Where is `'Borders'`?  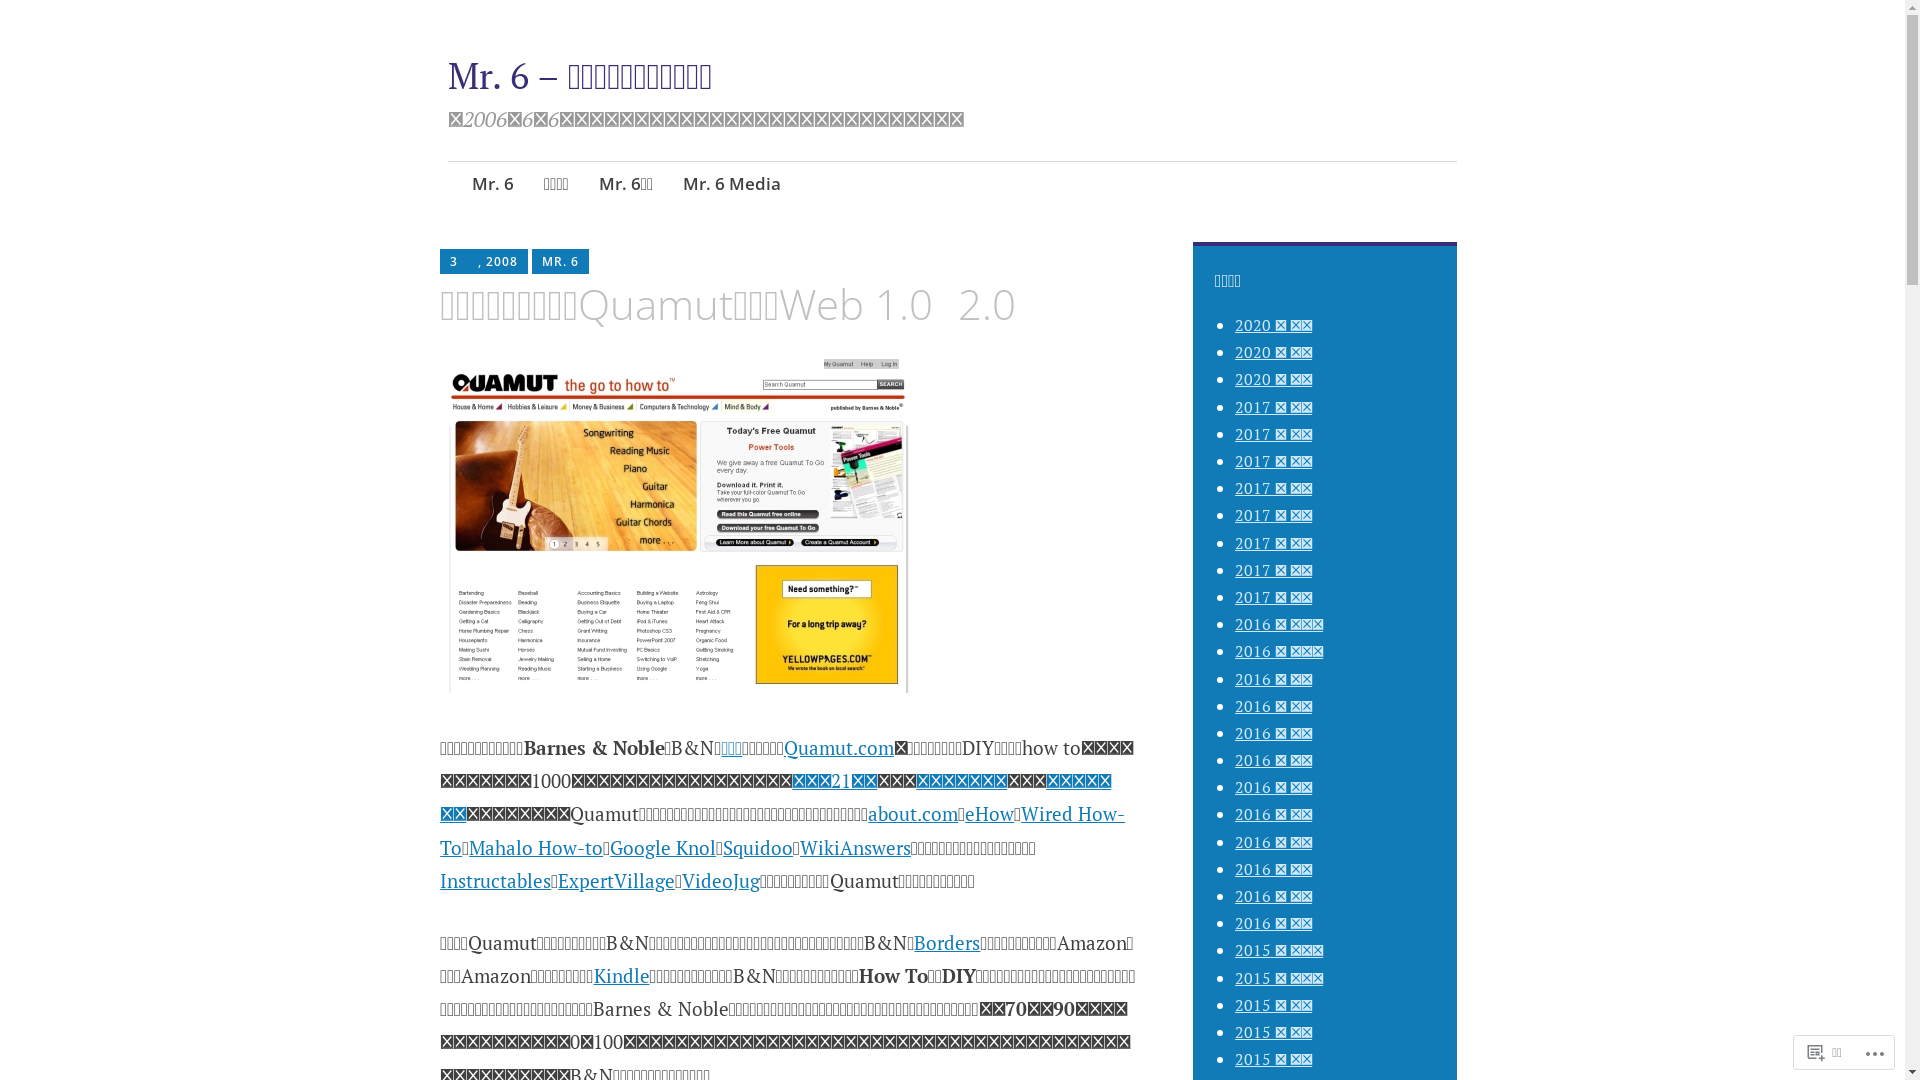
'Borders' is located at coordinates (912, 942).